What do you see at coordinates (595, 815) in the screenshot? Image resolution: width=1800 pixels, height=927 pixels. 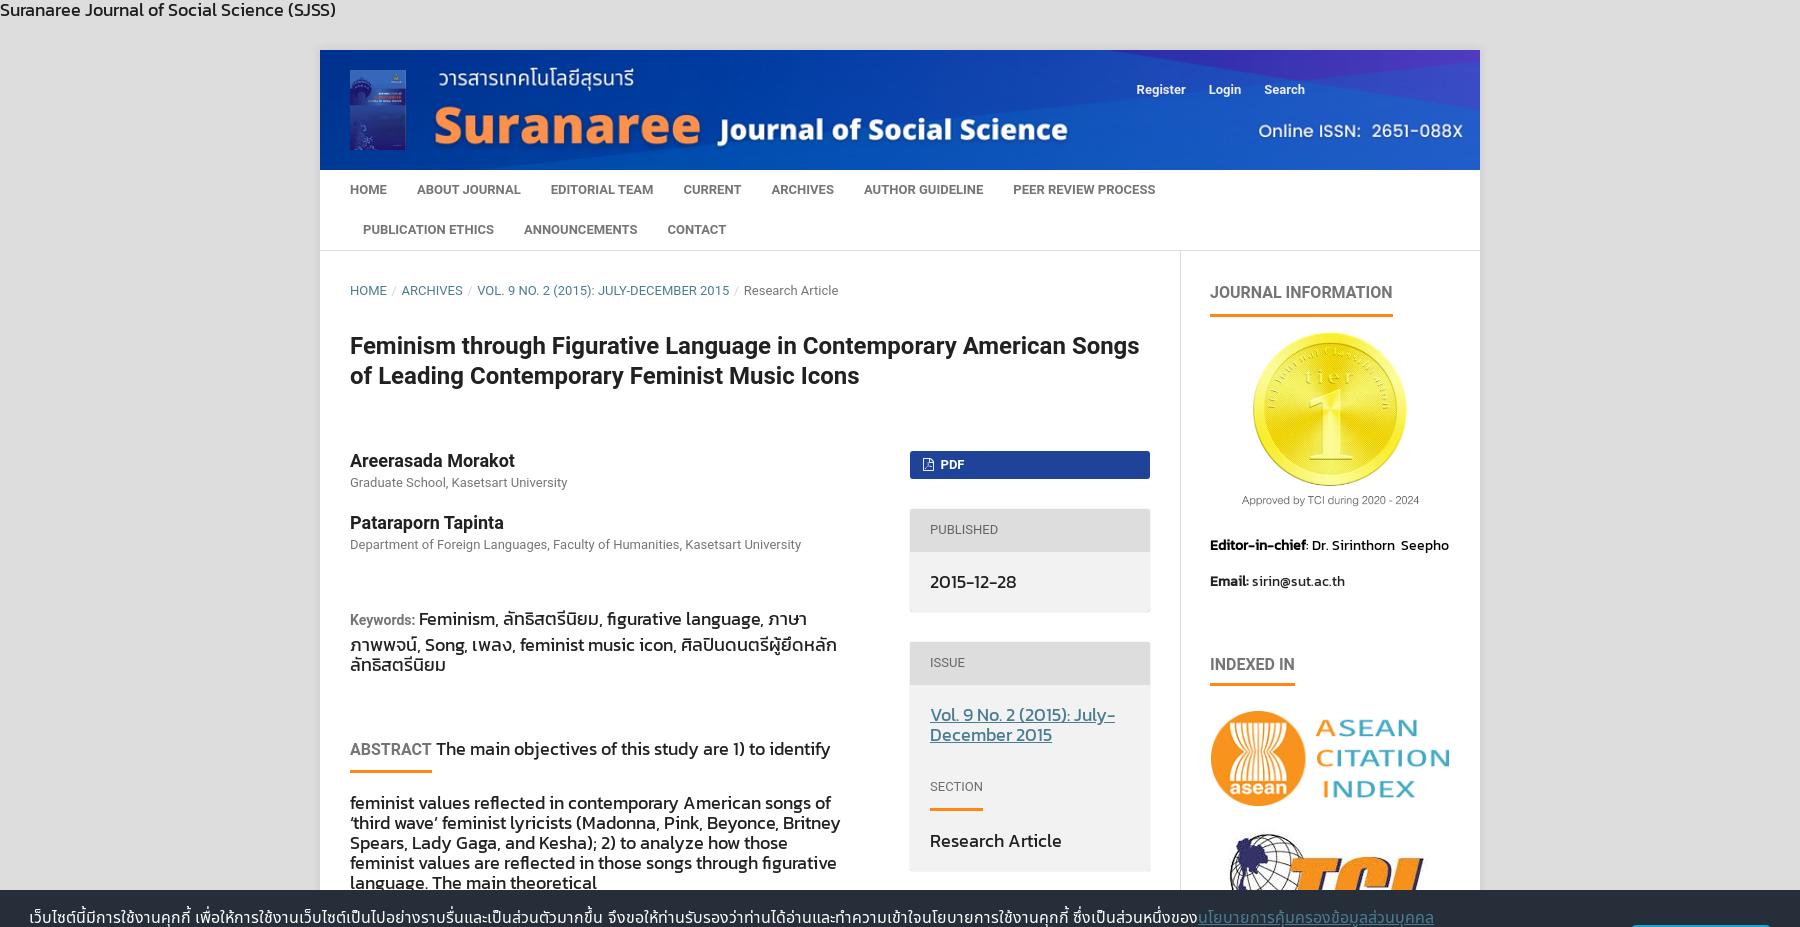 I see `'The main objectives of this study are 1) to identify feminist values reflected in contemporary American songs of ‘third wave’ feminist lyricists (Madonna, Pink, Beyonce, Britney Spears, Lady Gaga, and Kesha); 2) to analyze how those feminist values are reflected in those songs through figurative language. The main theoretical'` at bounding box center [595, 815].